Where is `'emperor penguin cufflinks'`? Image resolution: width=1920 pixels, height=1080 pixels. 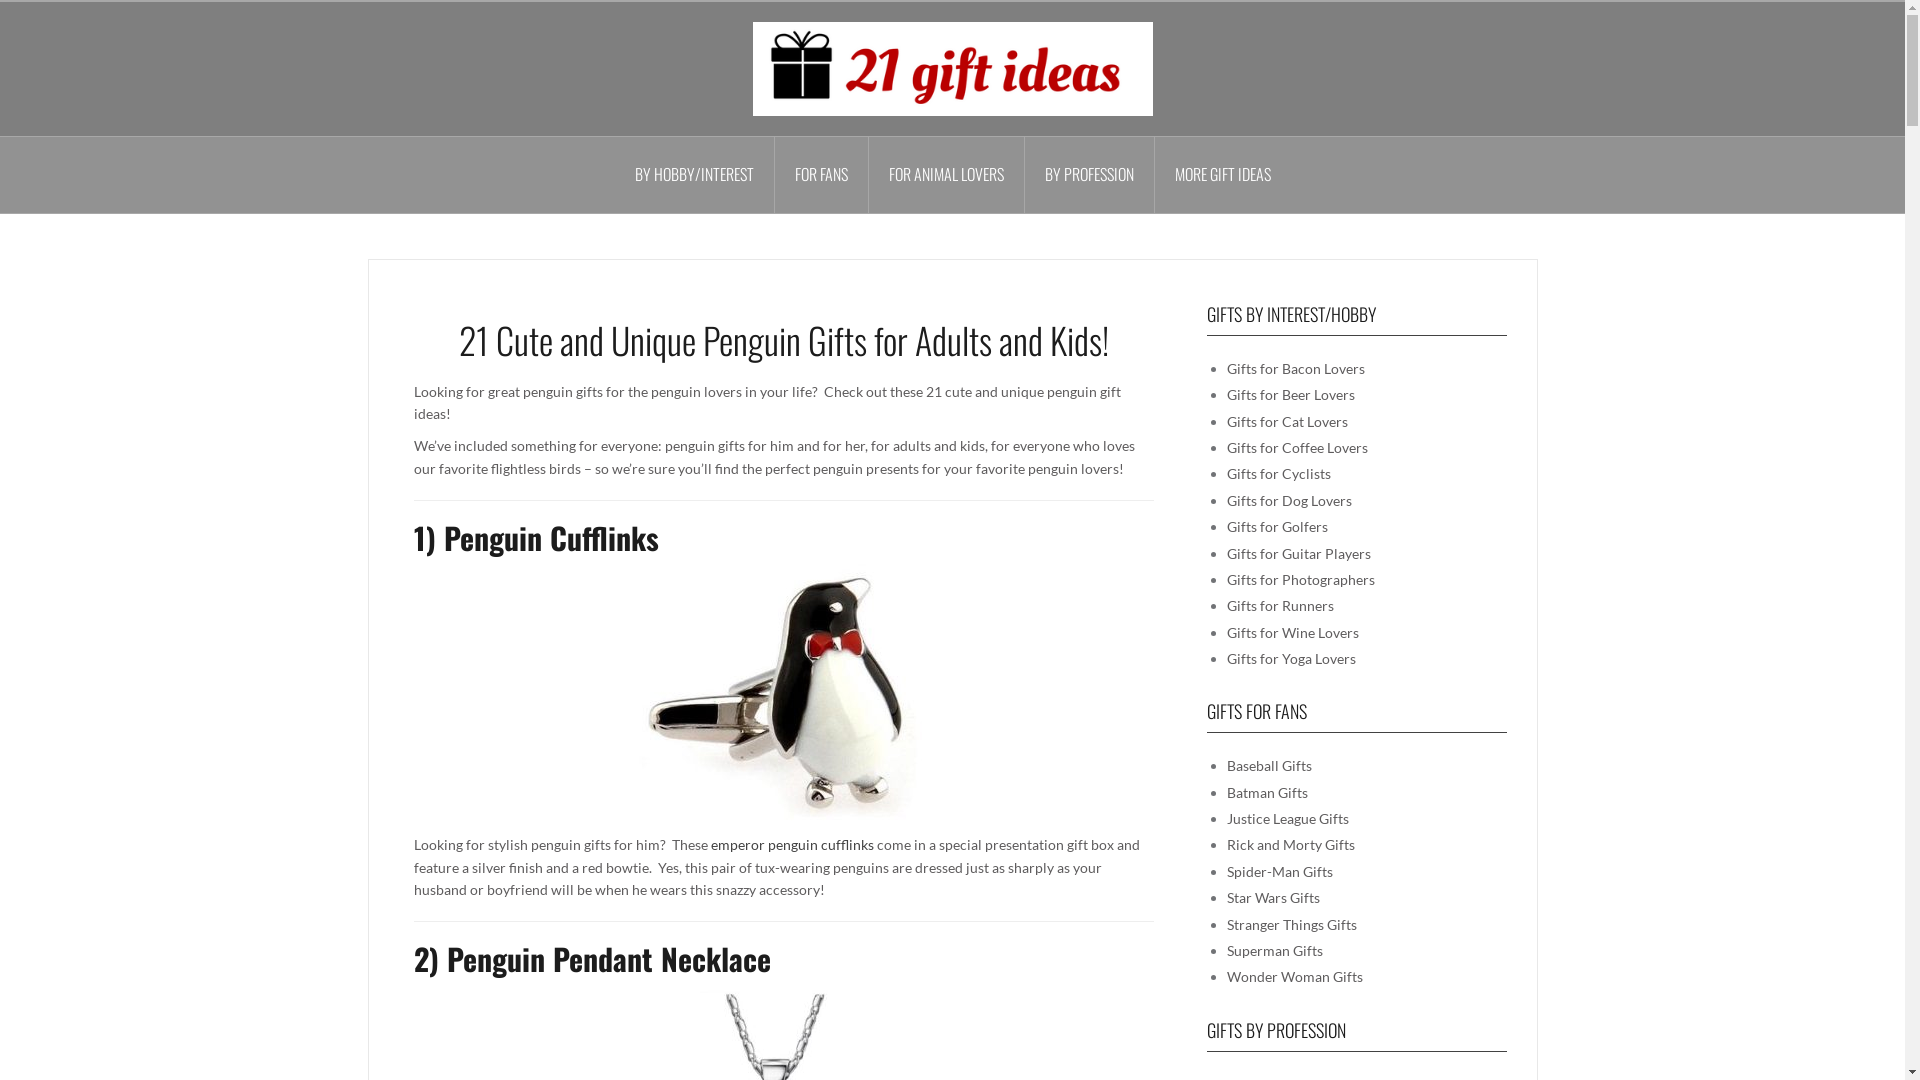 'emperor penguin cufflinks' is located at coordinates (710, 844).